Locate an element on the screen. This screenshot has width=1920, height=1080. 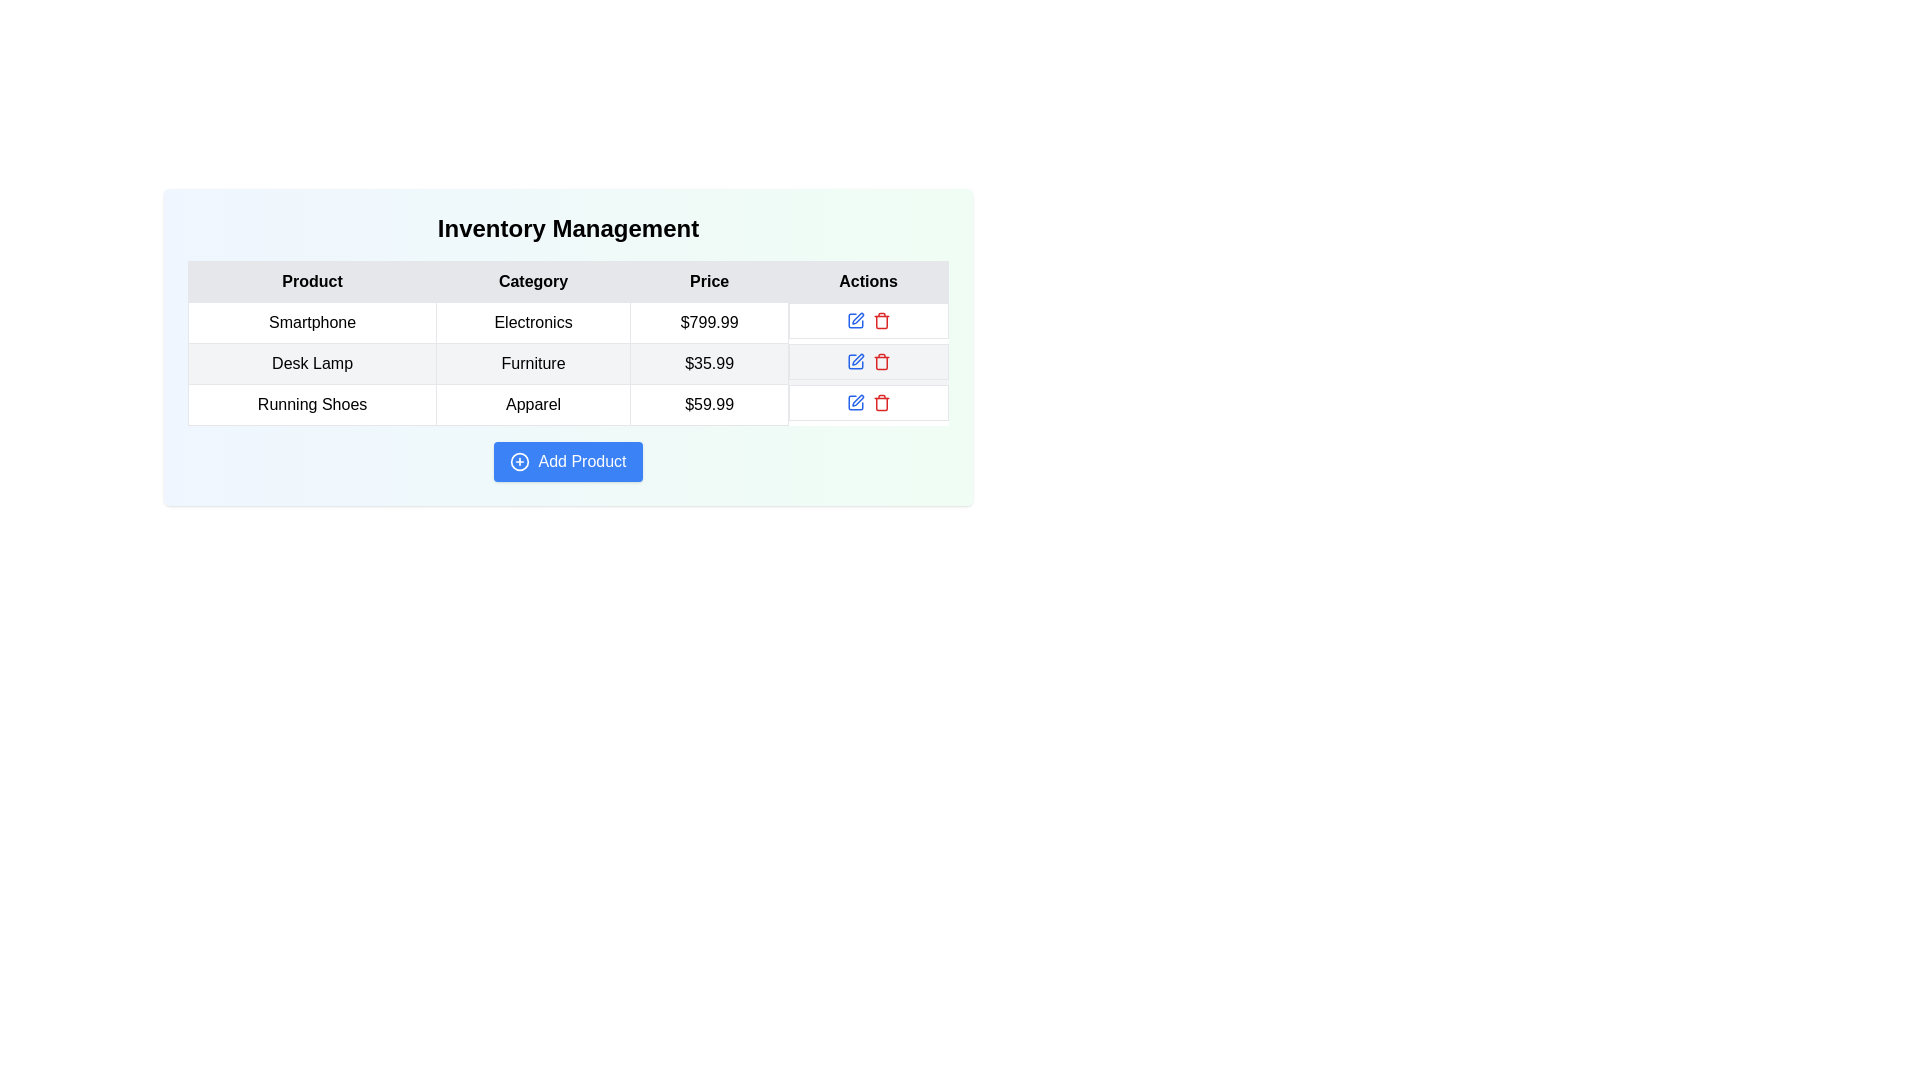
the 'Add New Product' button located below the 'Inventory Management' table is located at coordinates (567, 462).